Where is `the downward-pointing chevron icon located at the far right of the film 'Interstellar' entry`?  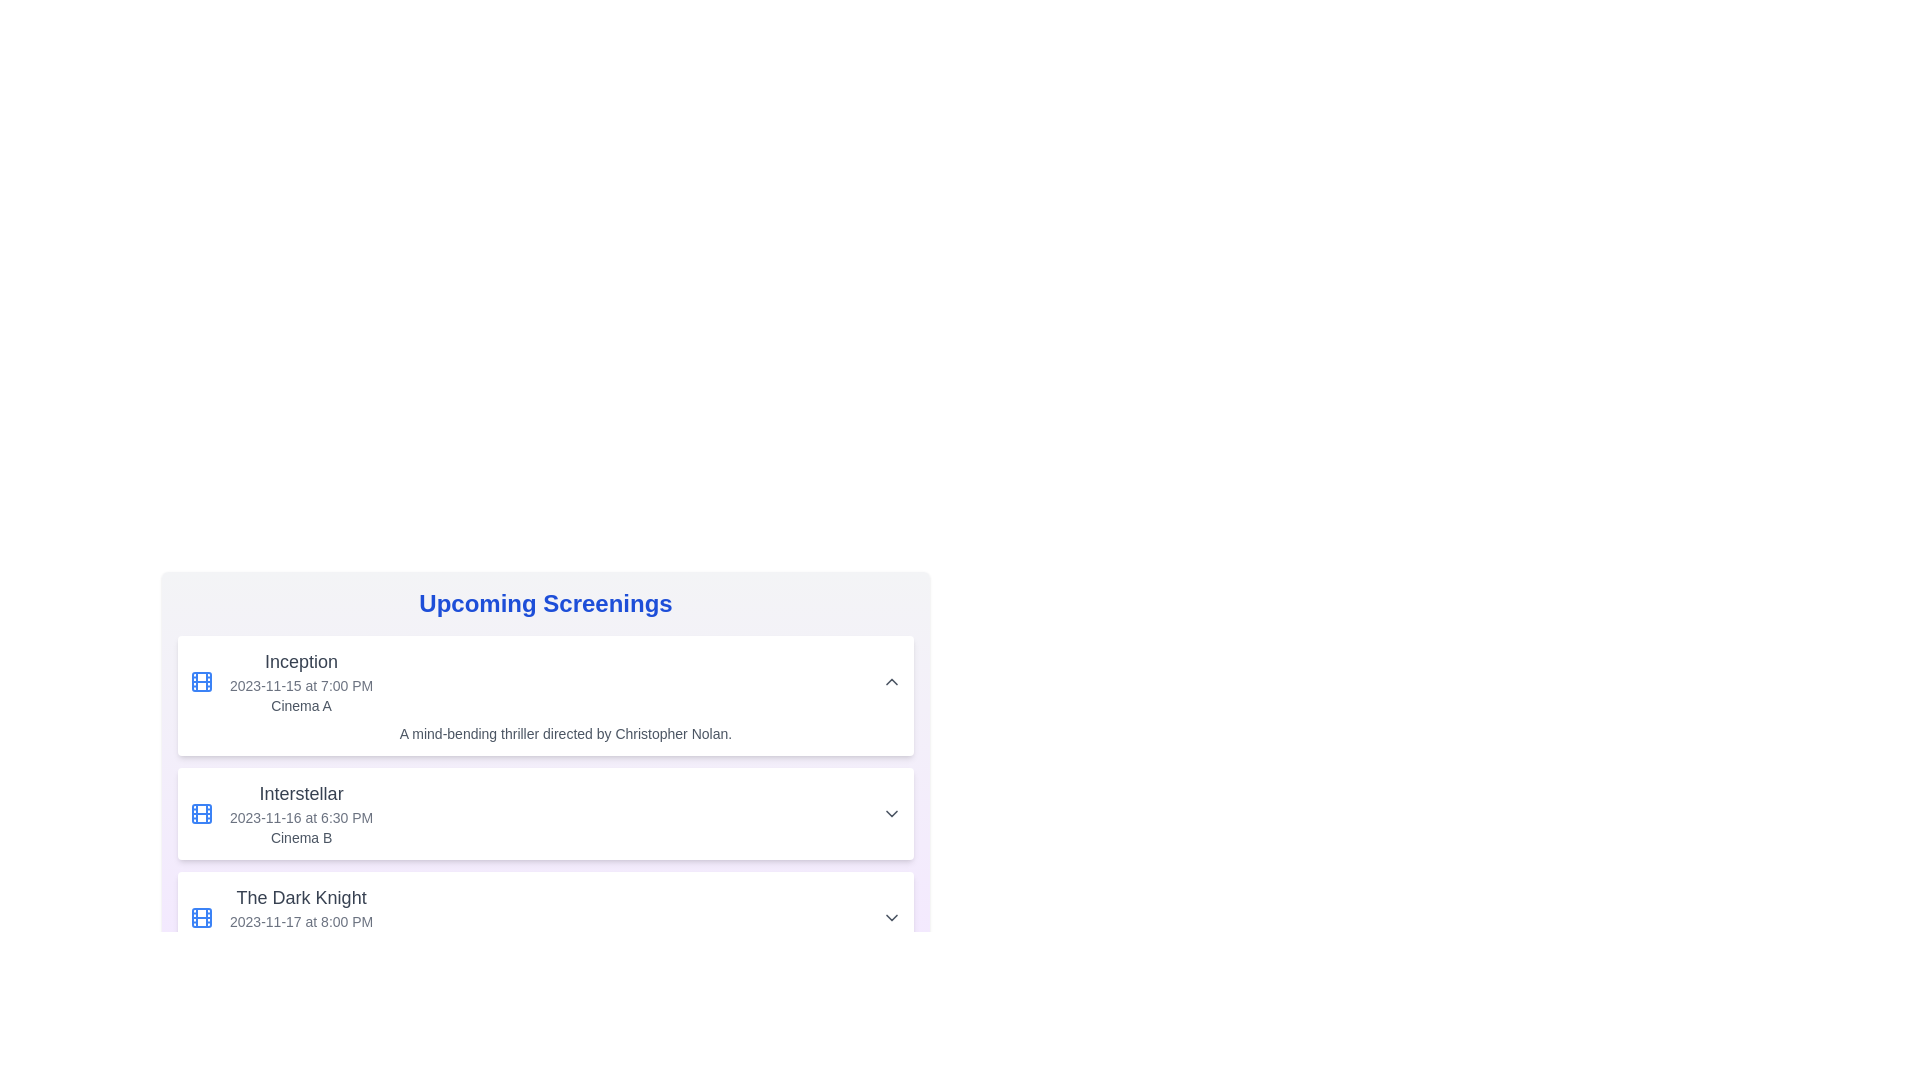 the downward-pointing chevron icon located at the far right of the film 'Interstellar' entry is located at coordinates (891, 813).